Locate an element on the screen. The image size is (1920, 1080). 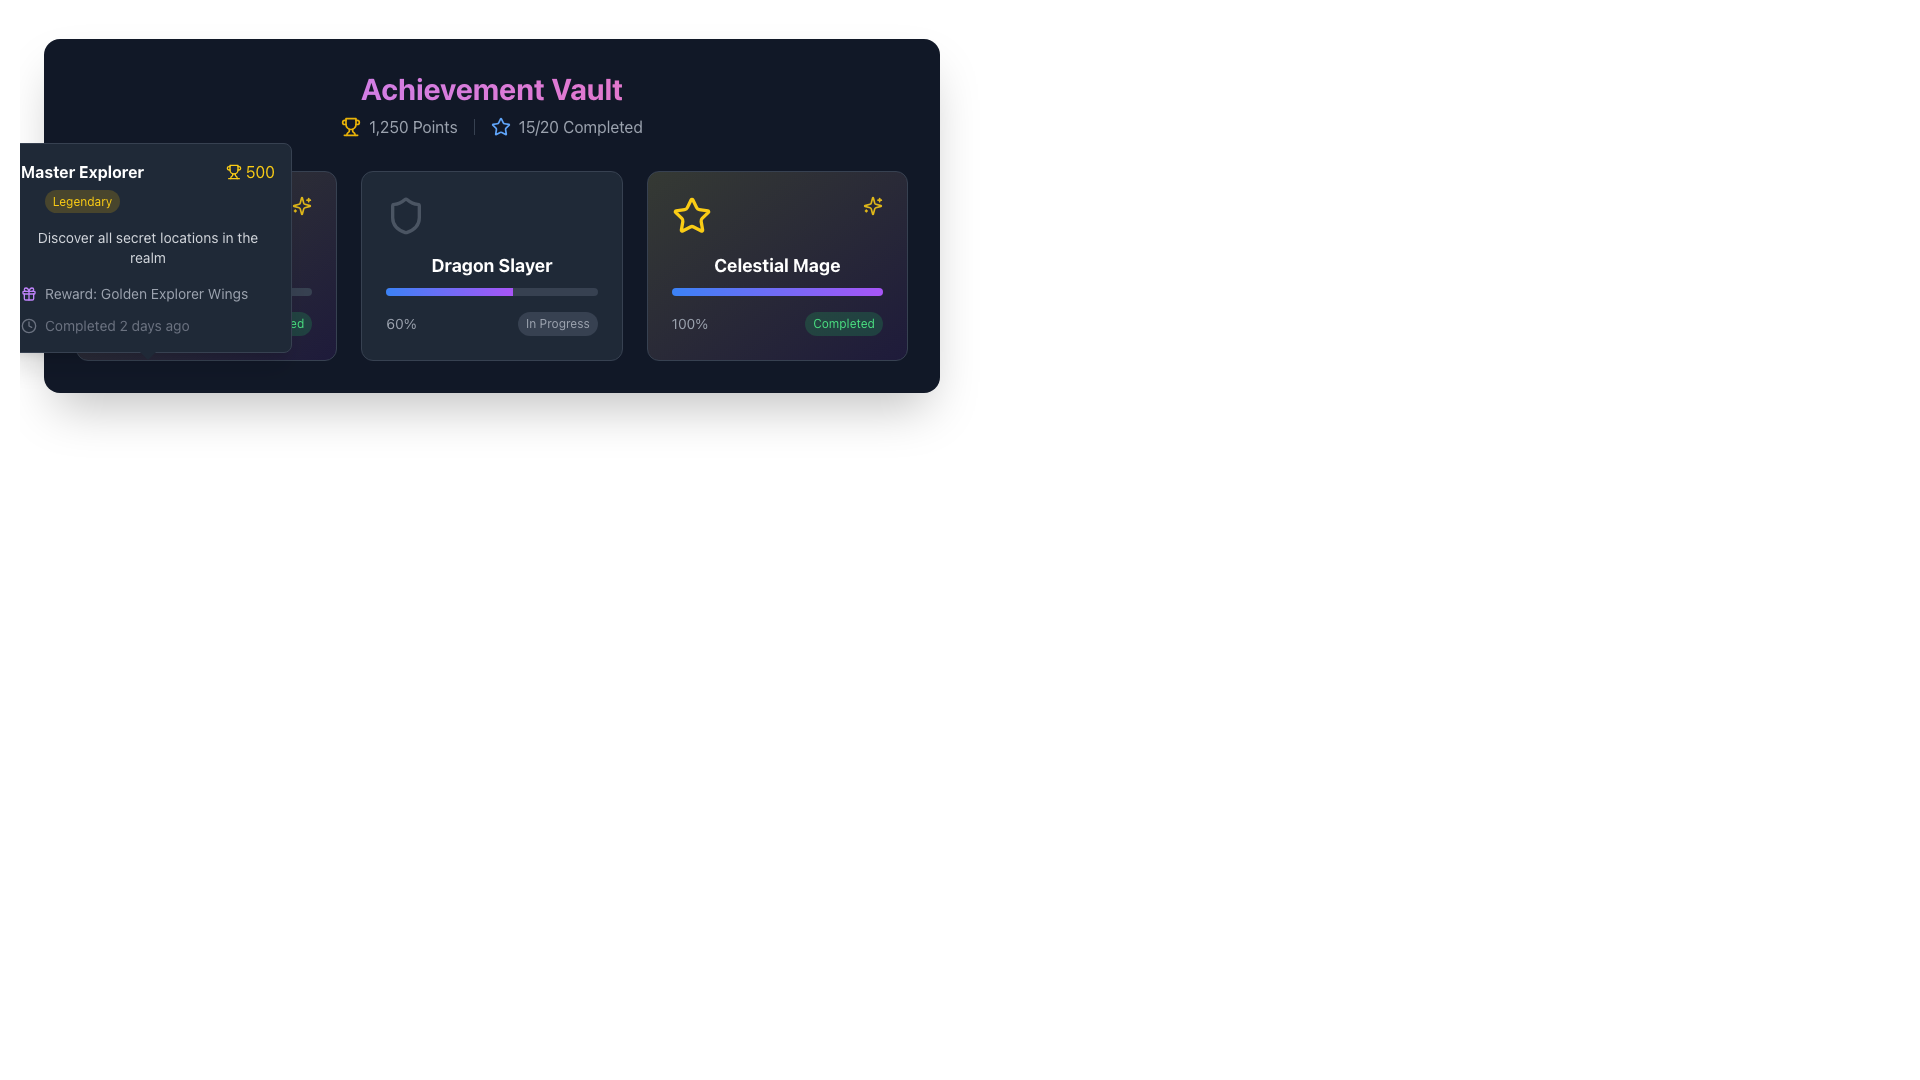
the embedded icons in the 'Achievement Vault' header for navigation or more details is located at coordinates (491, 104).